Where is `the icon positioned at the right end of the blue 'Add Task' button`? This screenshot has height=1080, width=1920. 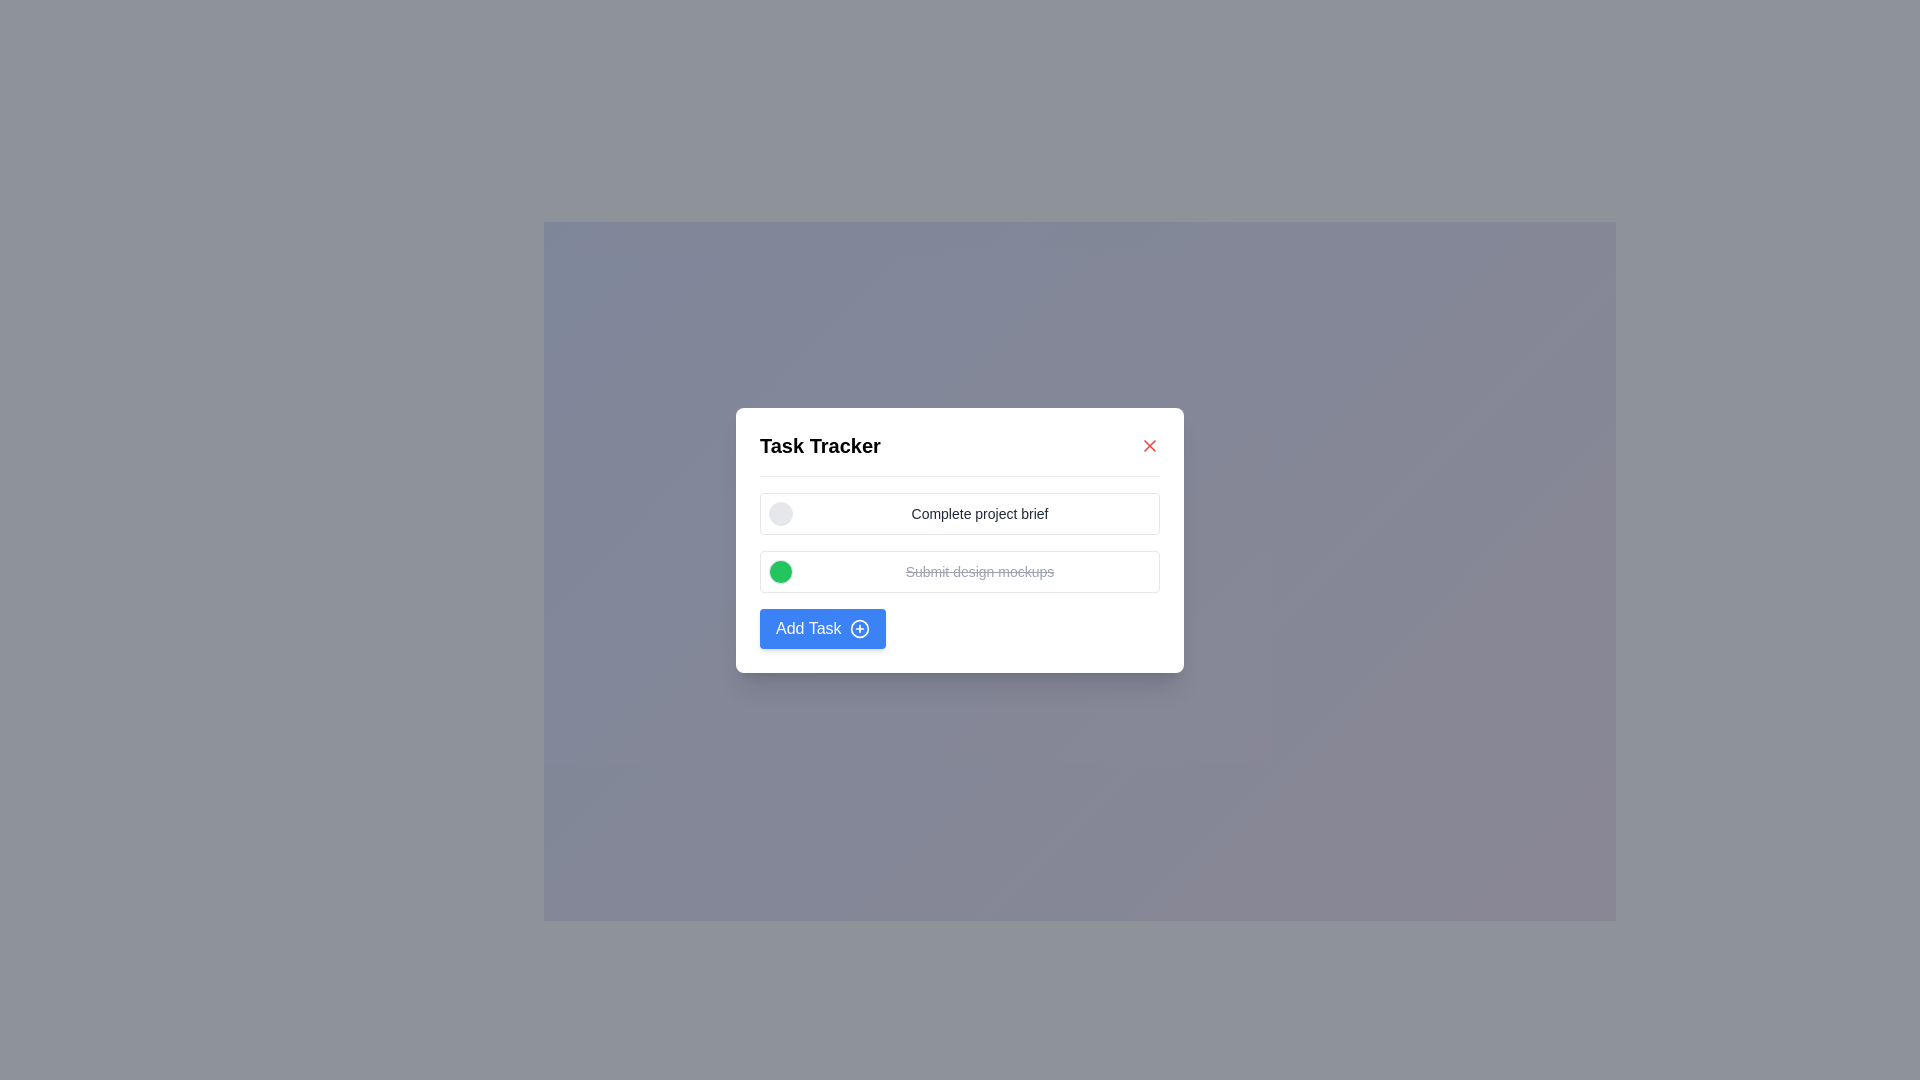
the icon positioned at the right end of the blue 'Add Task' button is located at coordinates (859, 627).